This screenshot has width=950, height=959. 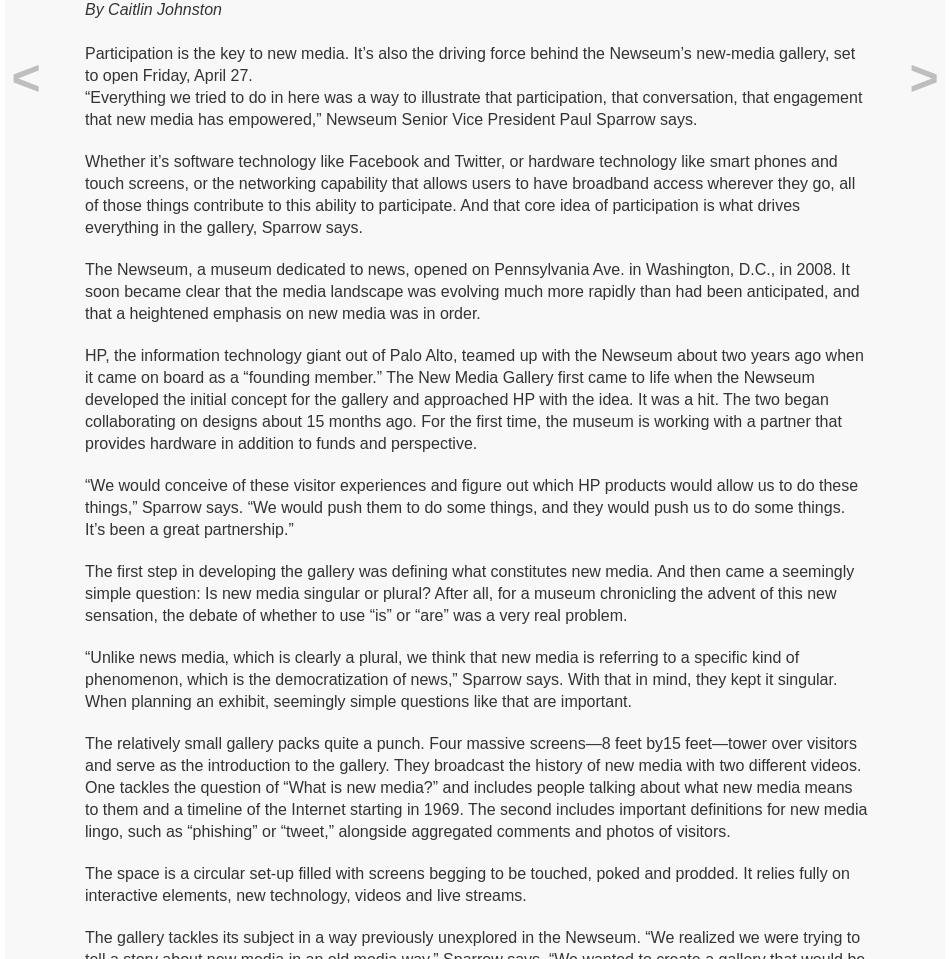 I want to click on '<', so click(x=25, y=77).